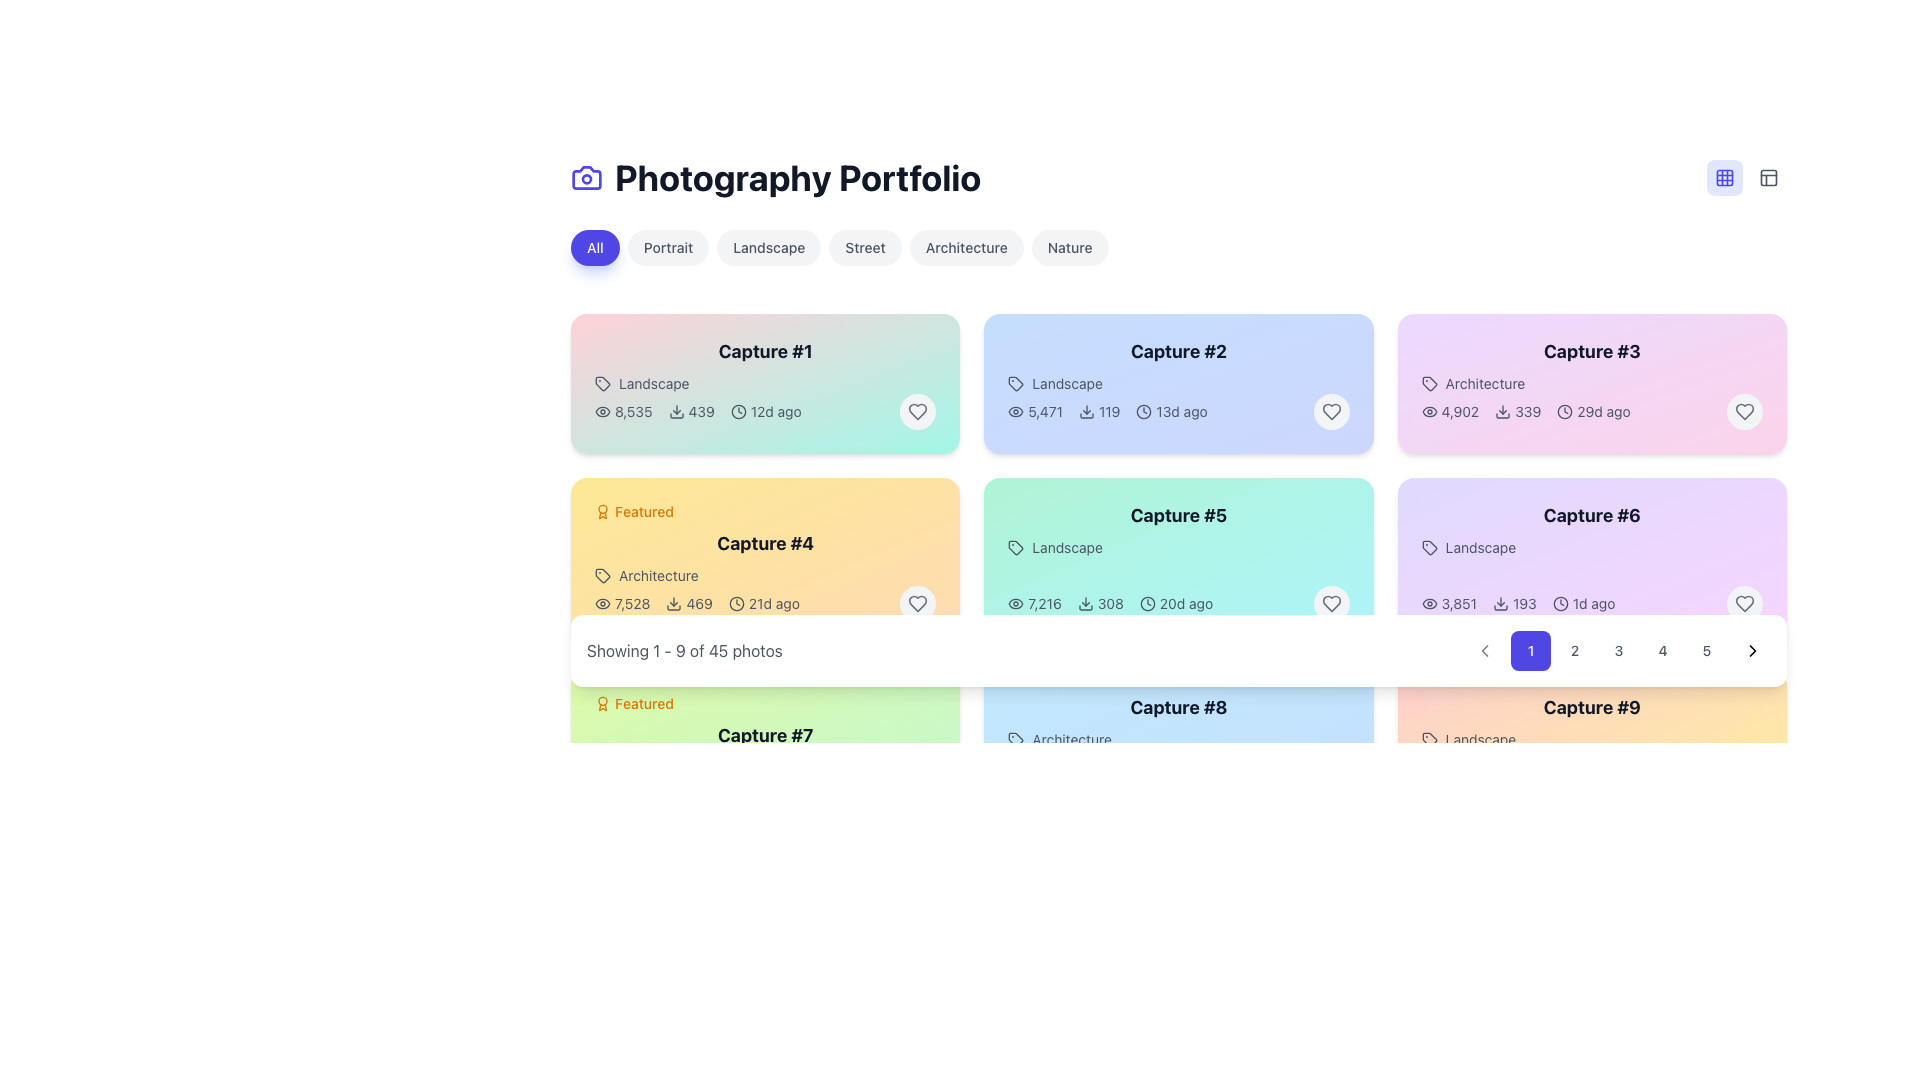 This screenshot has width=1920, height=1080. I want to click on the button in the upper-right corner of the 'Capture #3' card, so click(1751, 346).